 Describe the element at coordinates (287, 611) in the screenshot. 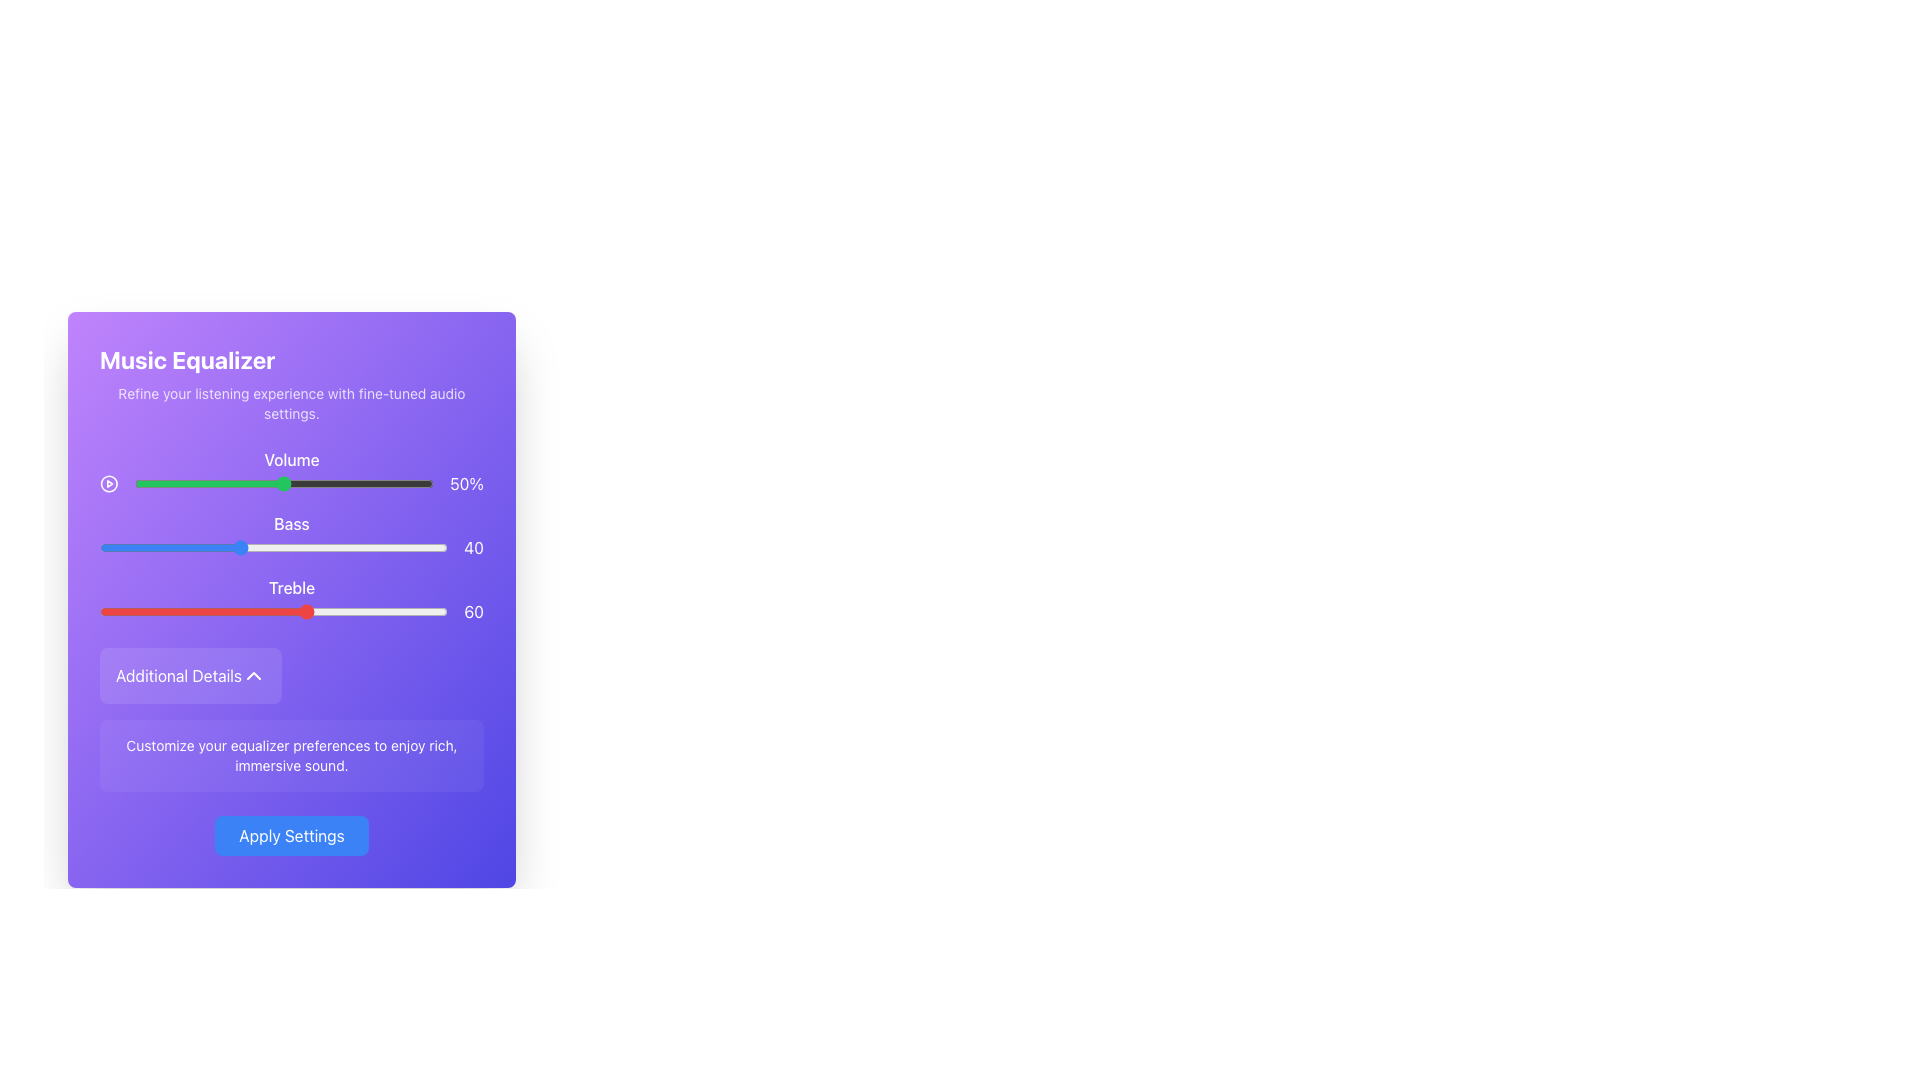

I see `the treble` at that location.